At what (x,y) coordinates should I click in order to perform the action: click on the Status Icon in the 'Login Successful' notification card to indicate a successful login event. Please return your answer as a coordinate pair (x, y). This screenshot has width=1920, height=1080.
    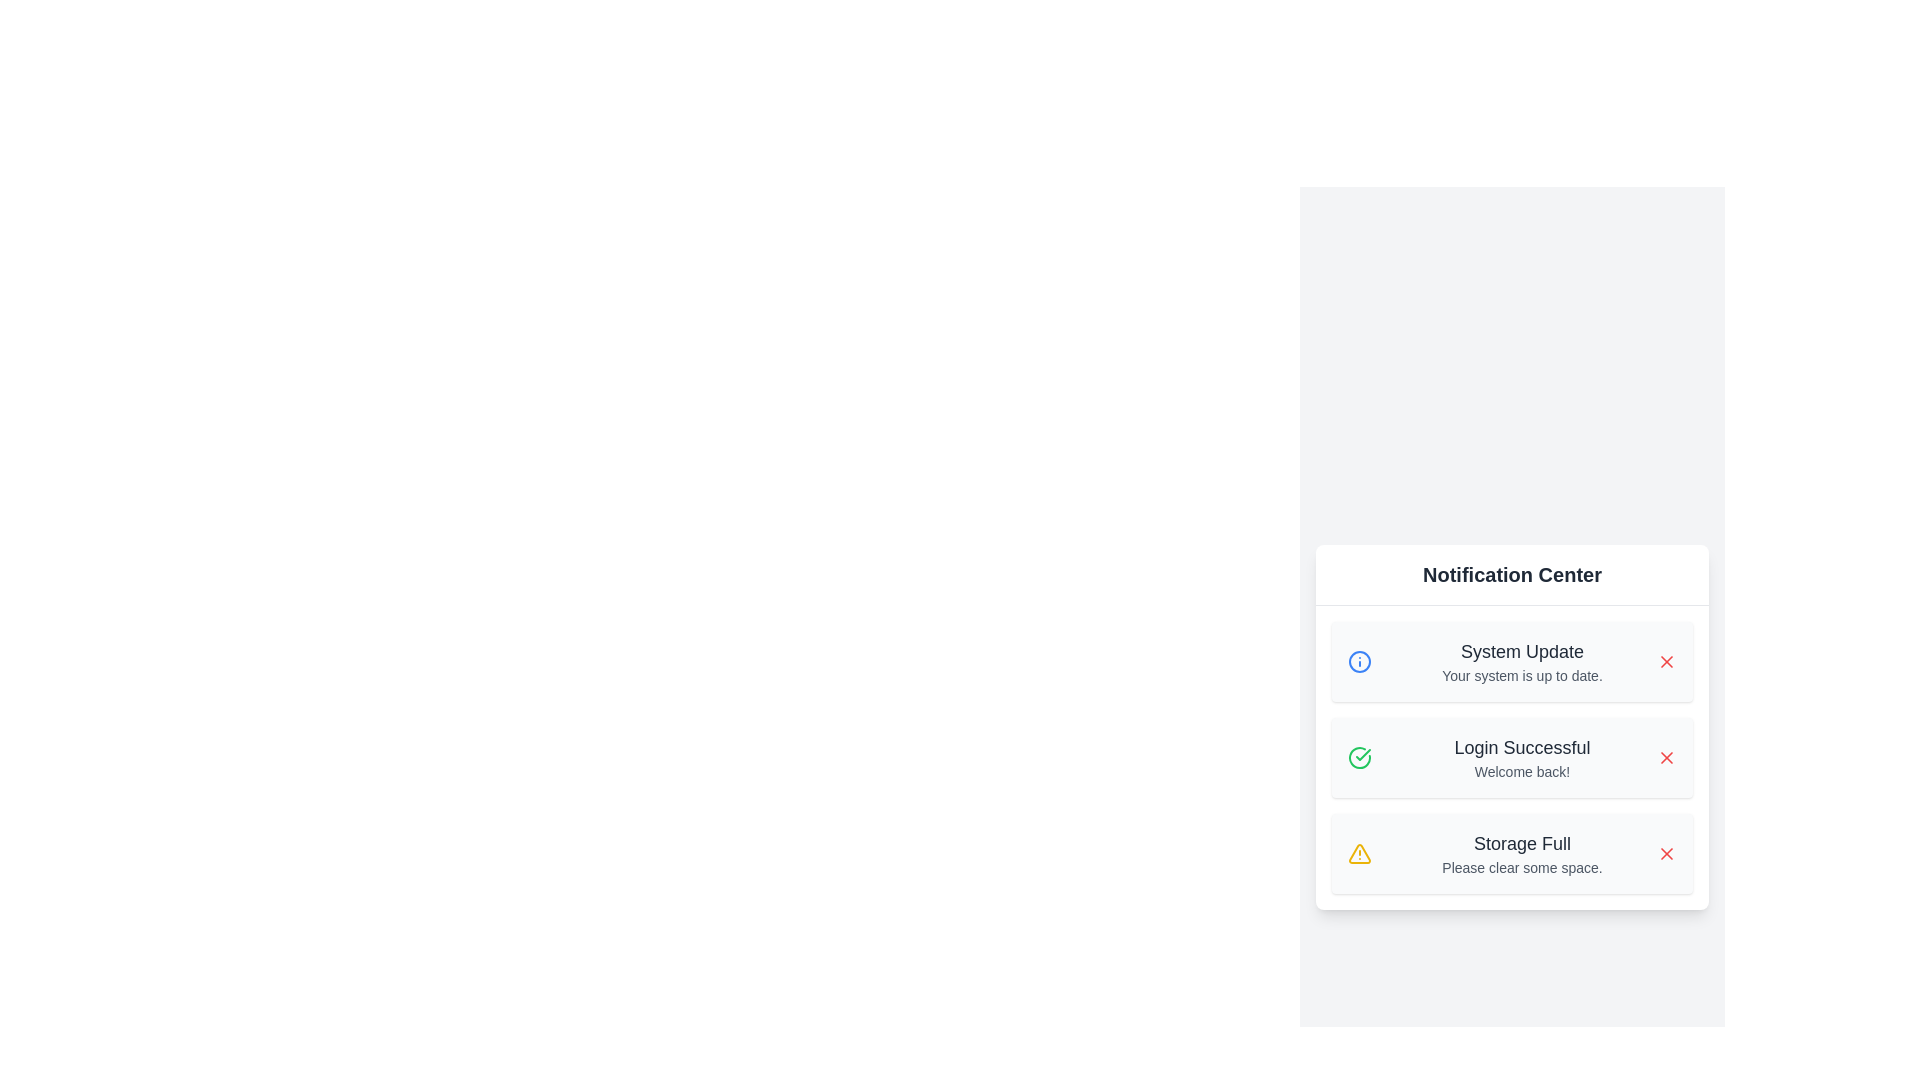
    Looking at the image, I should click on (1359, 757).